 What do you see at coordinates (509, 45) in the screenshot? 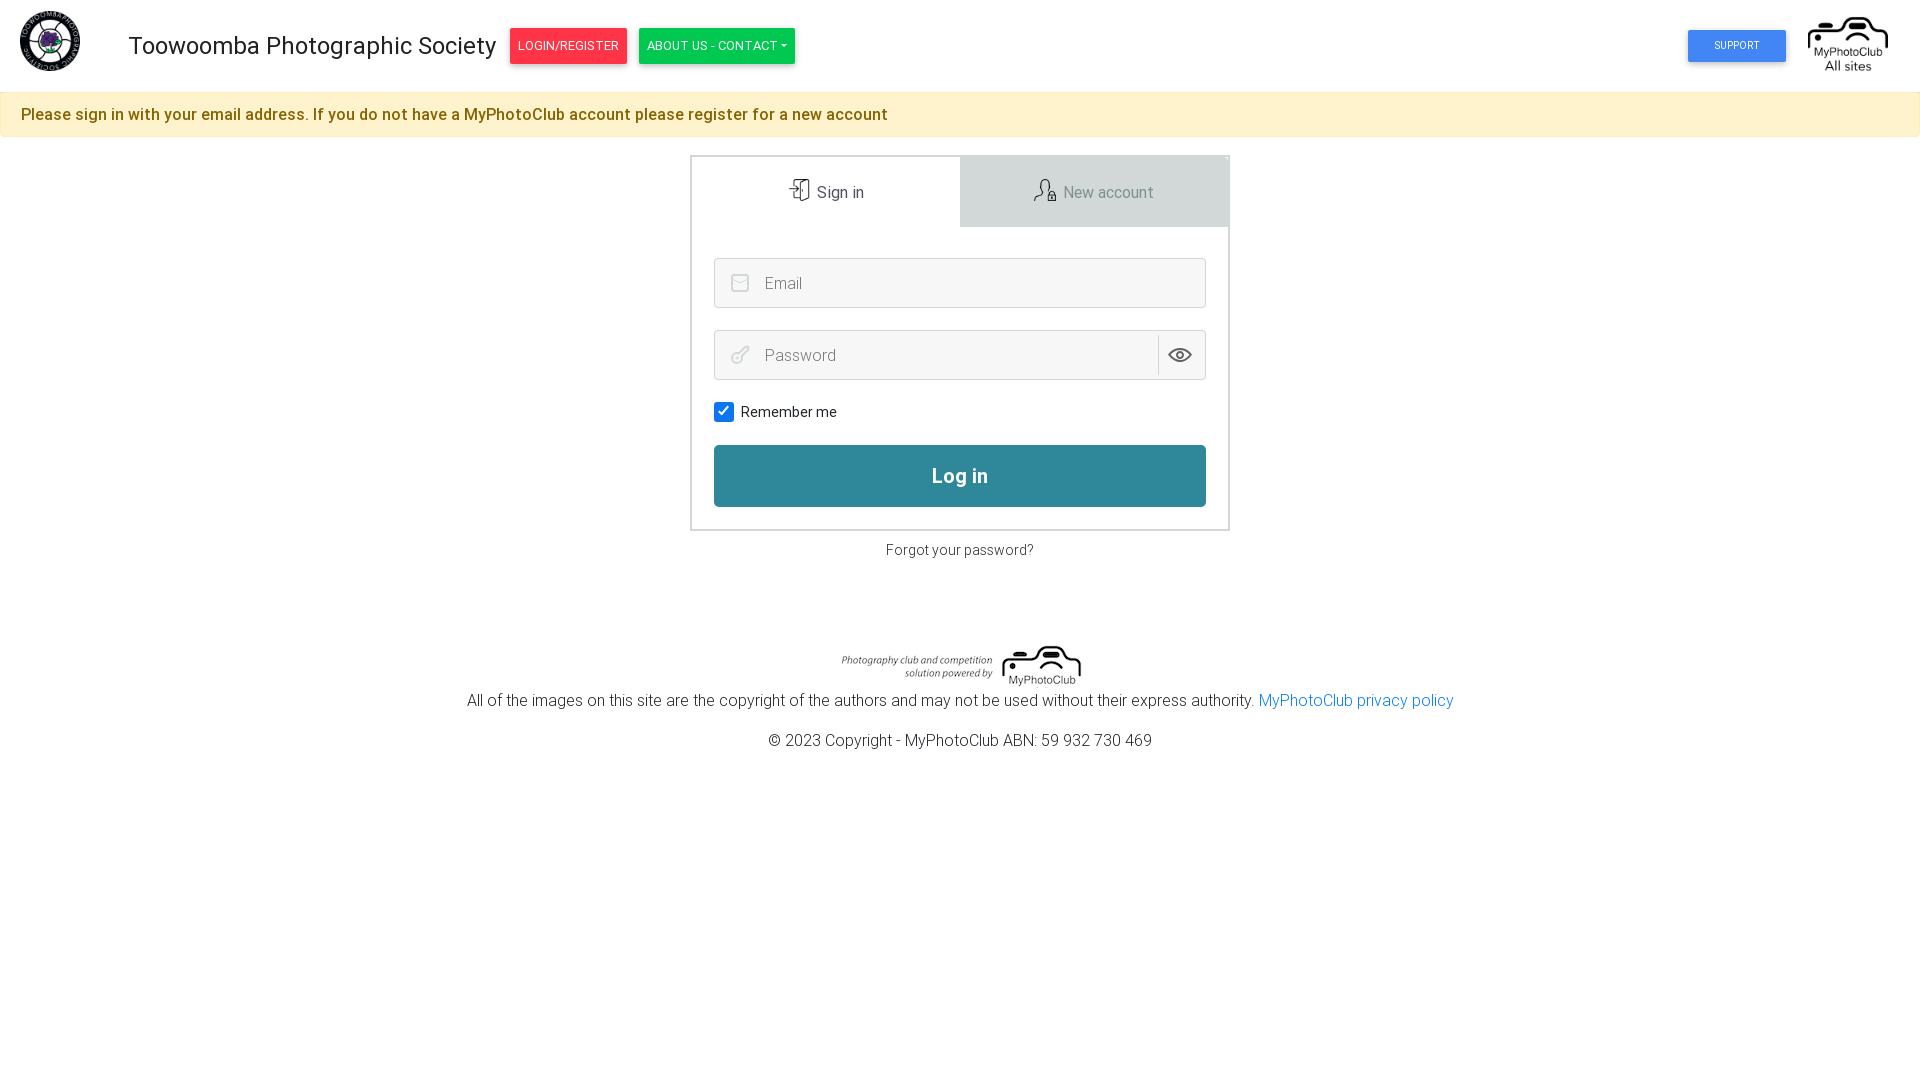
I see `'LOGIN/REGISTER'` at bounding box center [509, 45].